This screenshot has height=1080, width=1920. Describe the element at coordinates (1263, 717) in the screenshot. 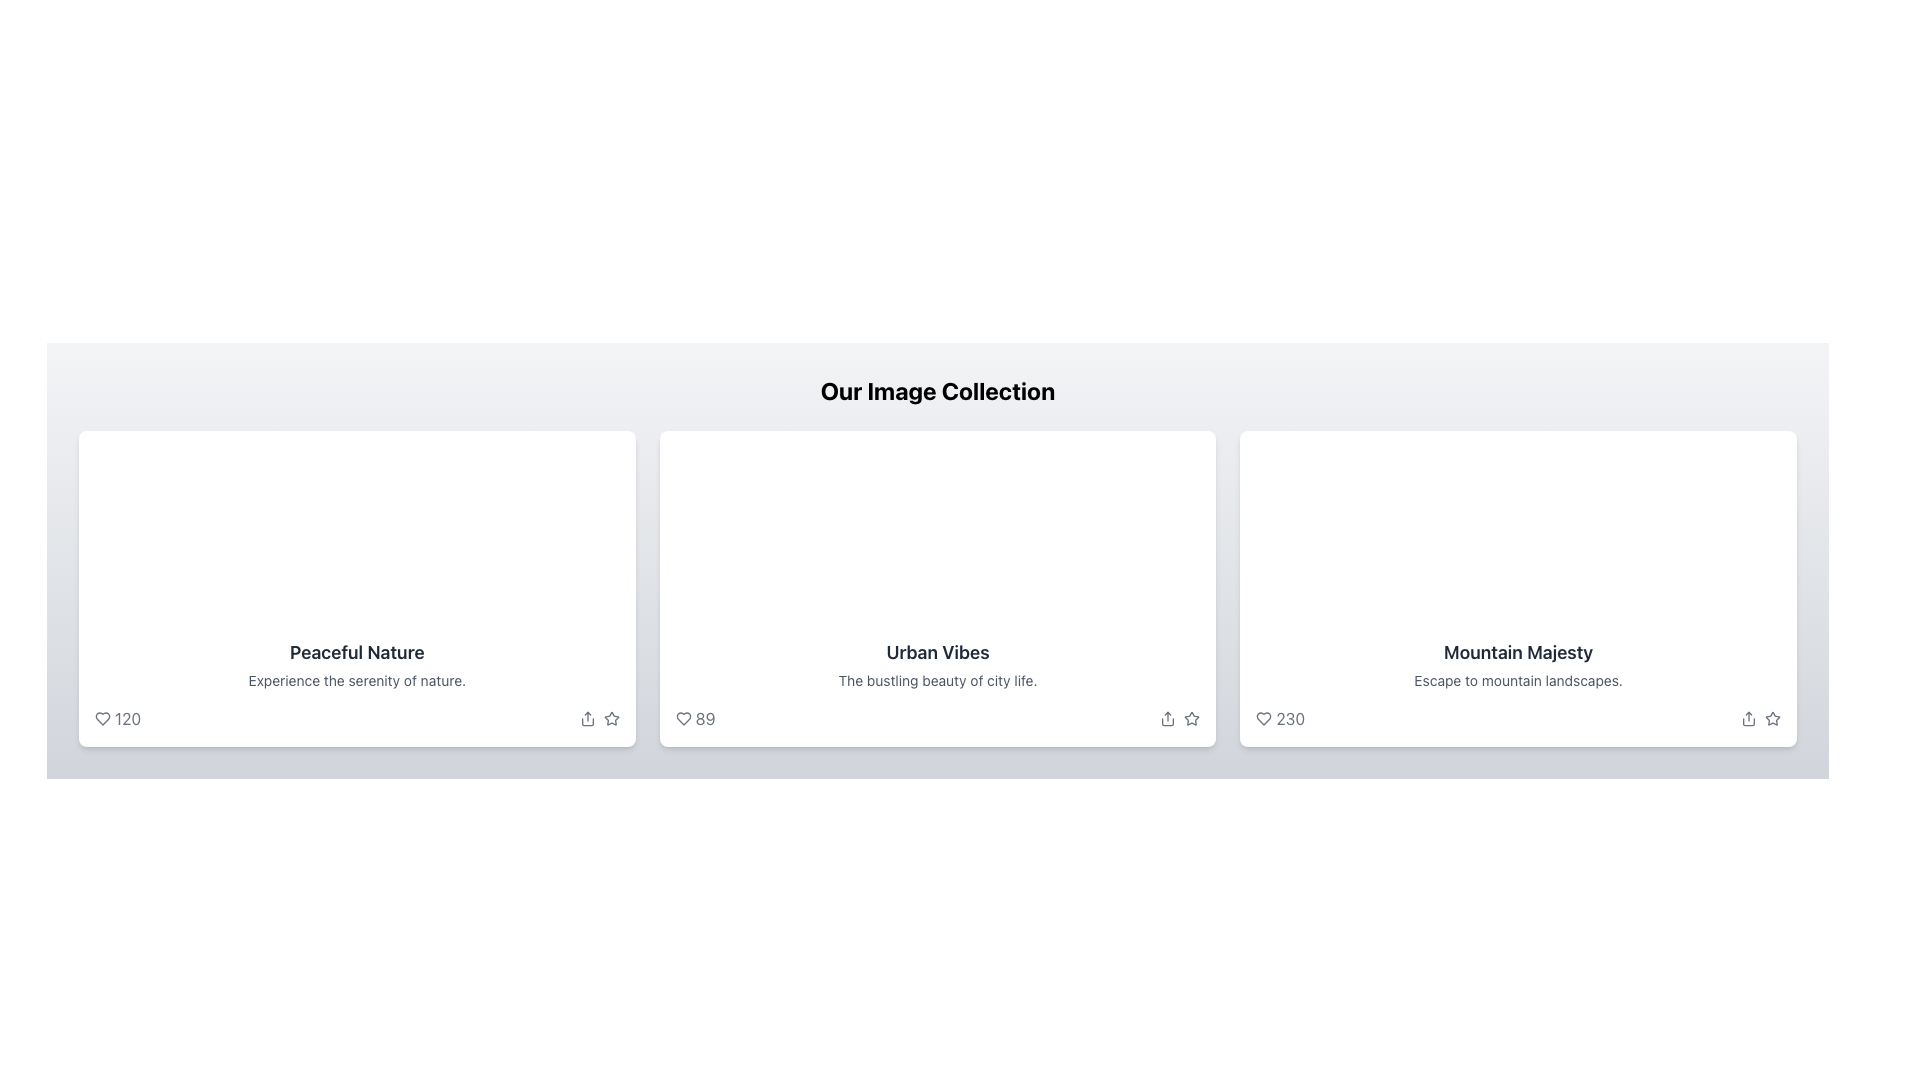

I see `the heart icon located in the bottom-right corner of the 'Mountain Majesty' card` at that location.